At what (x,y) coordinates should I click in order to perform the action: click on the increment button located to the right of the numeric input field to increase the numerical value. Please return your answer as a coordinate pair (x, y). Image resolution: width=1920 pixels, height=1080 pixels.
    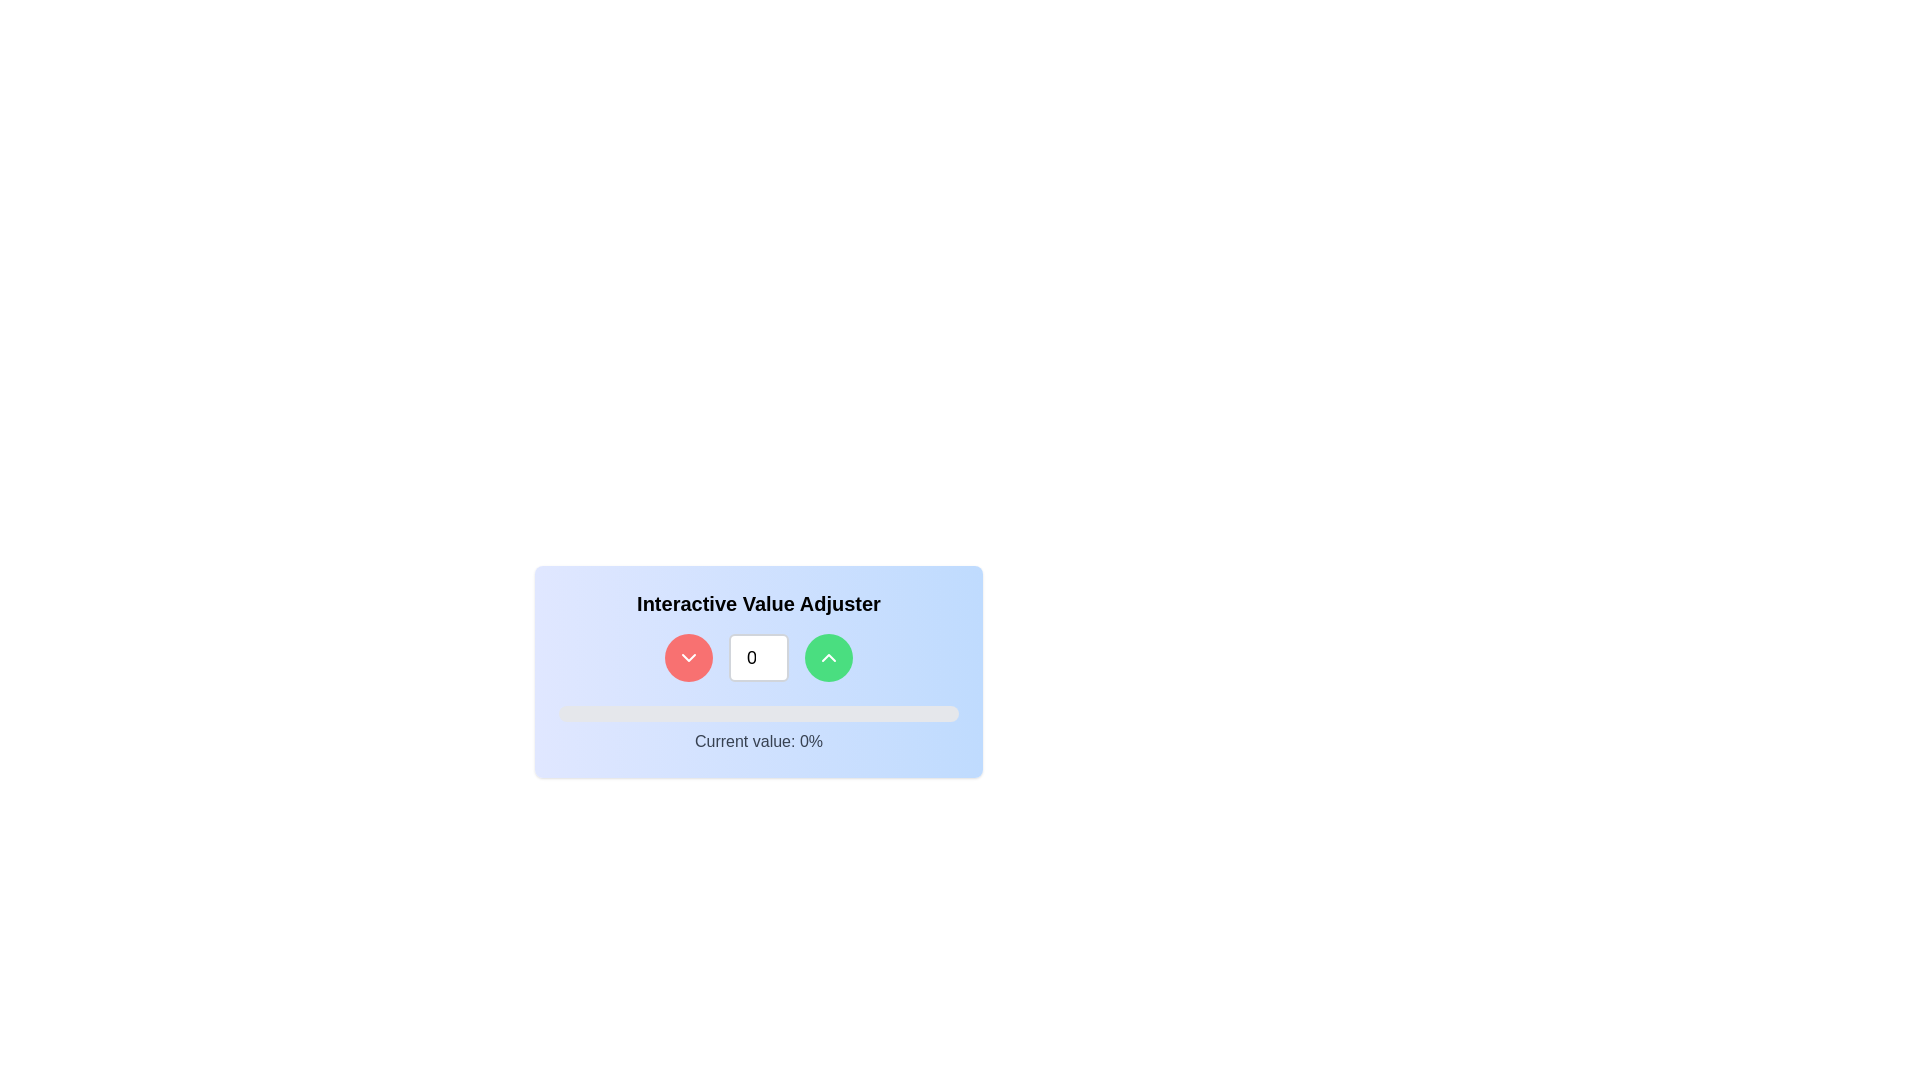
    Looking at the image, I should click on (829, 658).